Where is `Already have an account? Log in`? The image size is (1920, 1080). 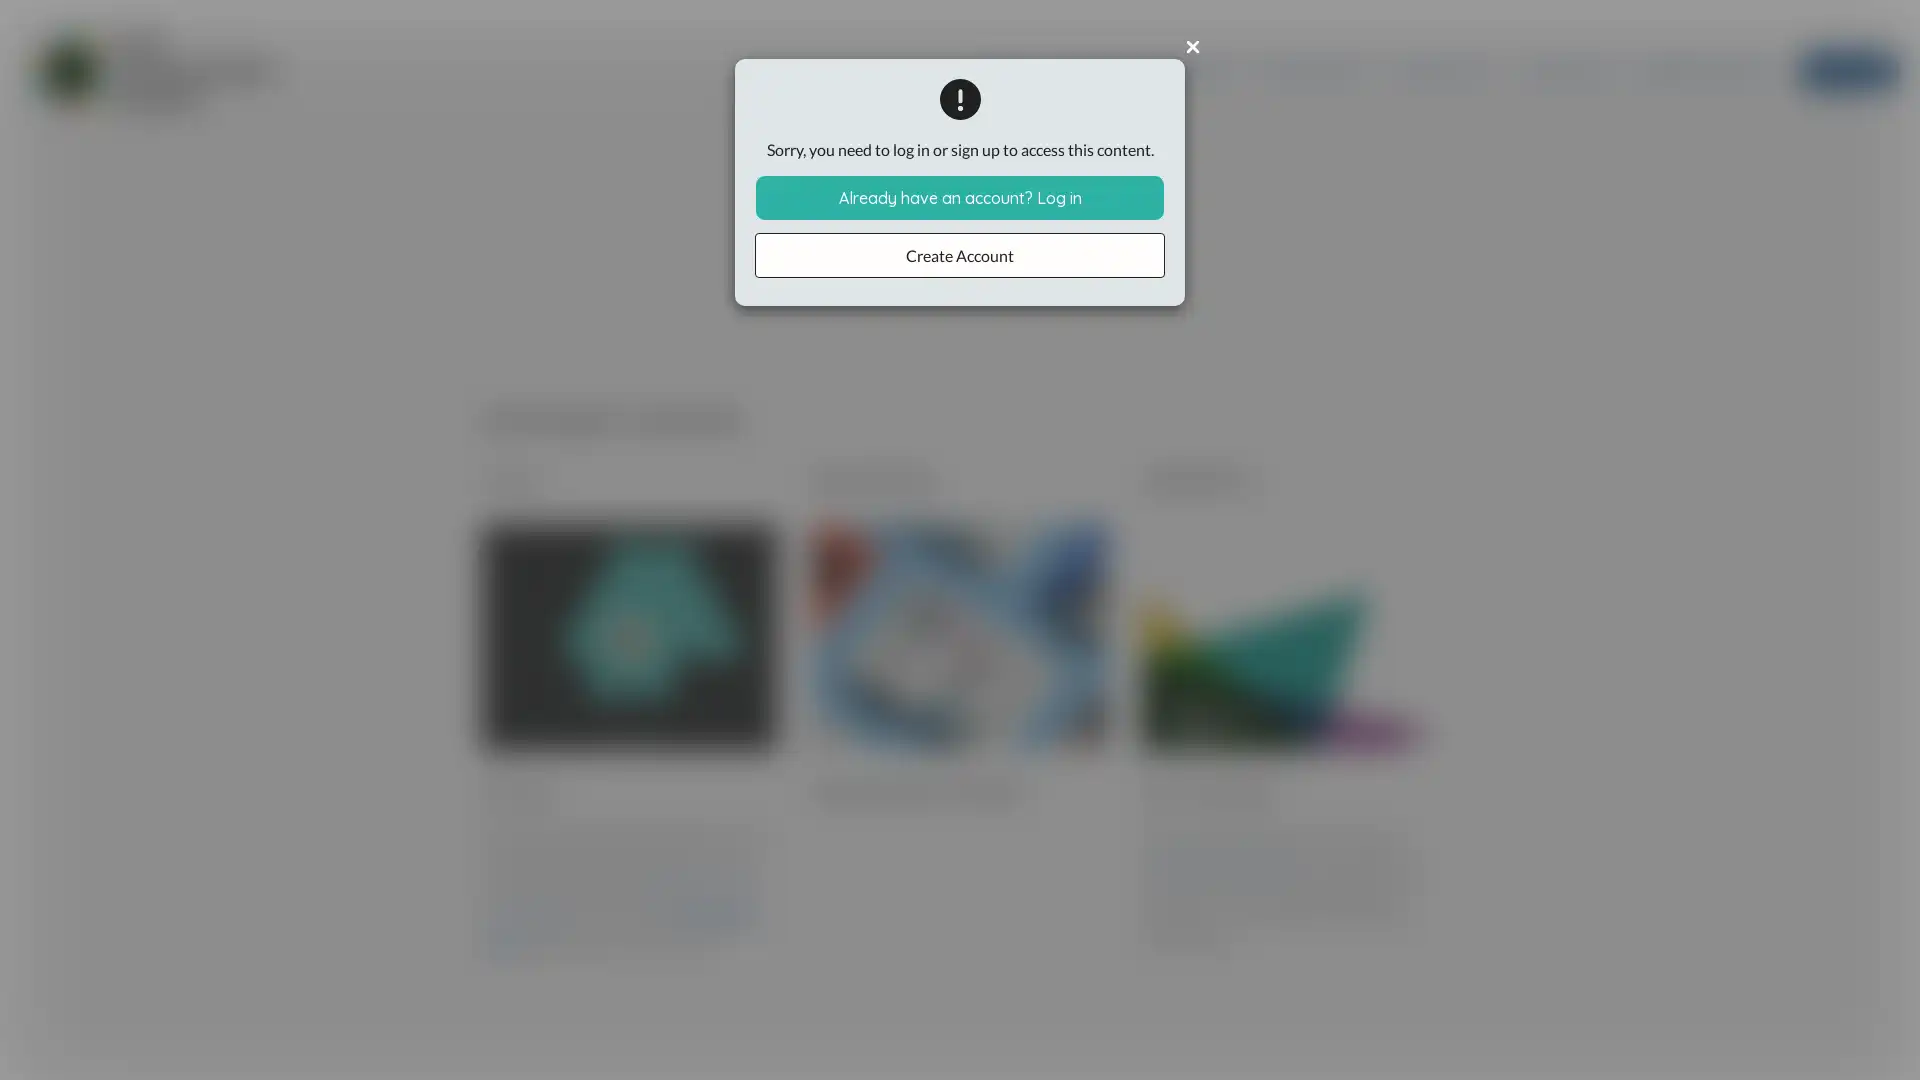 Already have an account? Log in is located at coordinates (960, 197).